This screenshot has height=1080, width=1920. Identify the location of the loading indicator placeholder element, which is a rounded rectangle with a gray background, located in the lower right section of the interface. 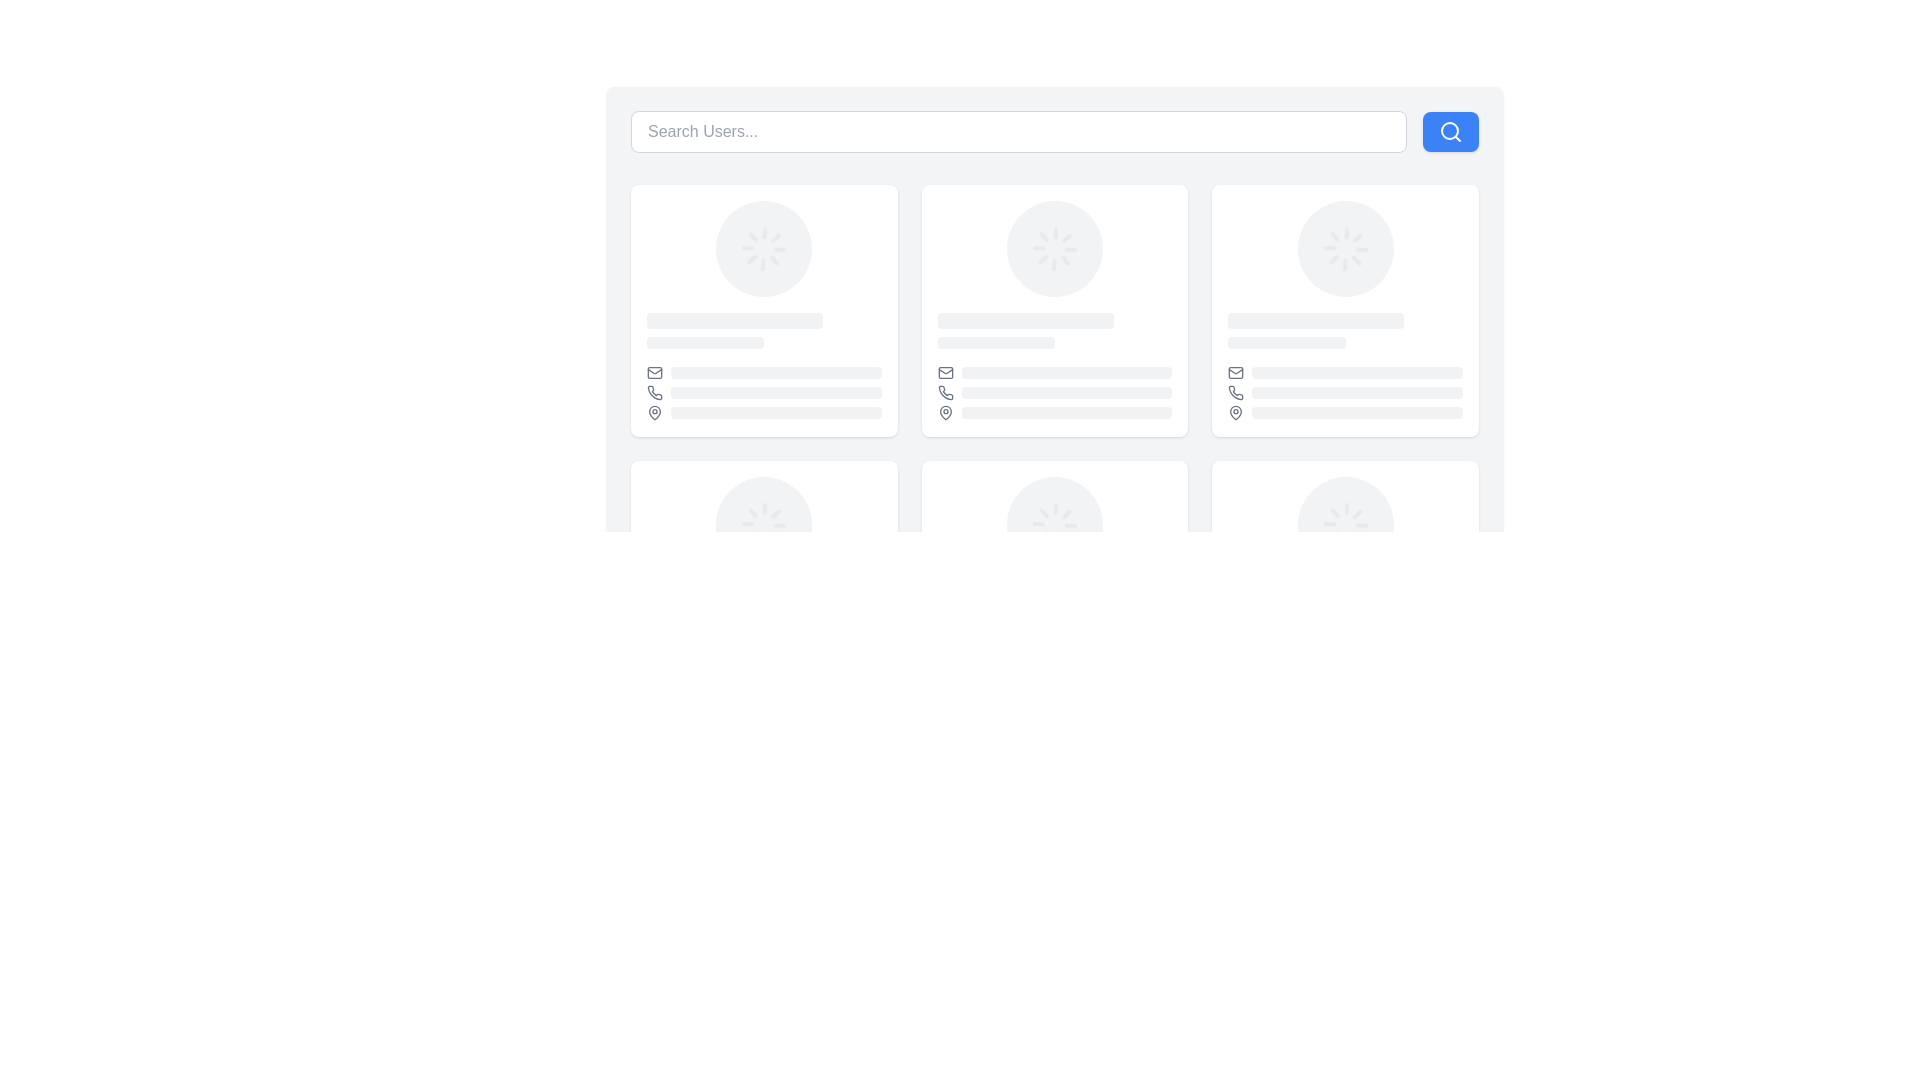
(1316, 596).